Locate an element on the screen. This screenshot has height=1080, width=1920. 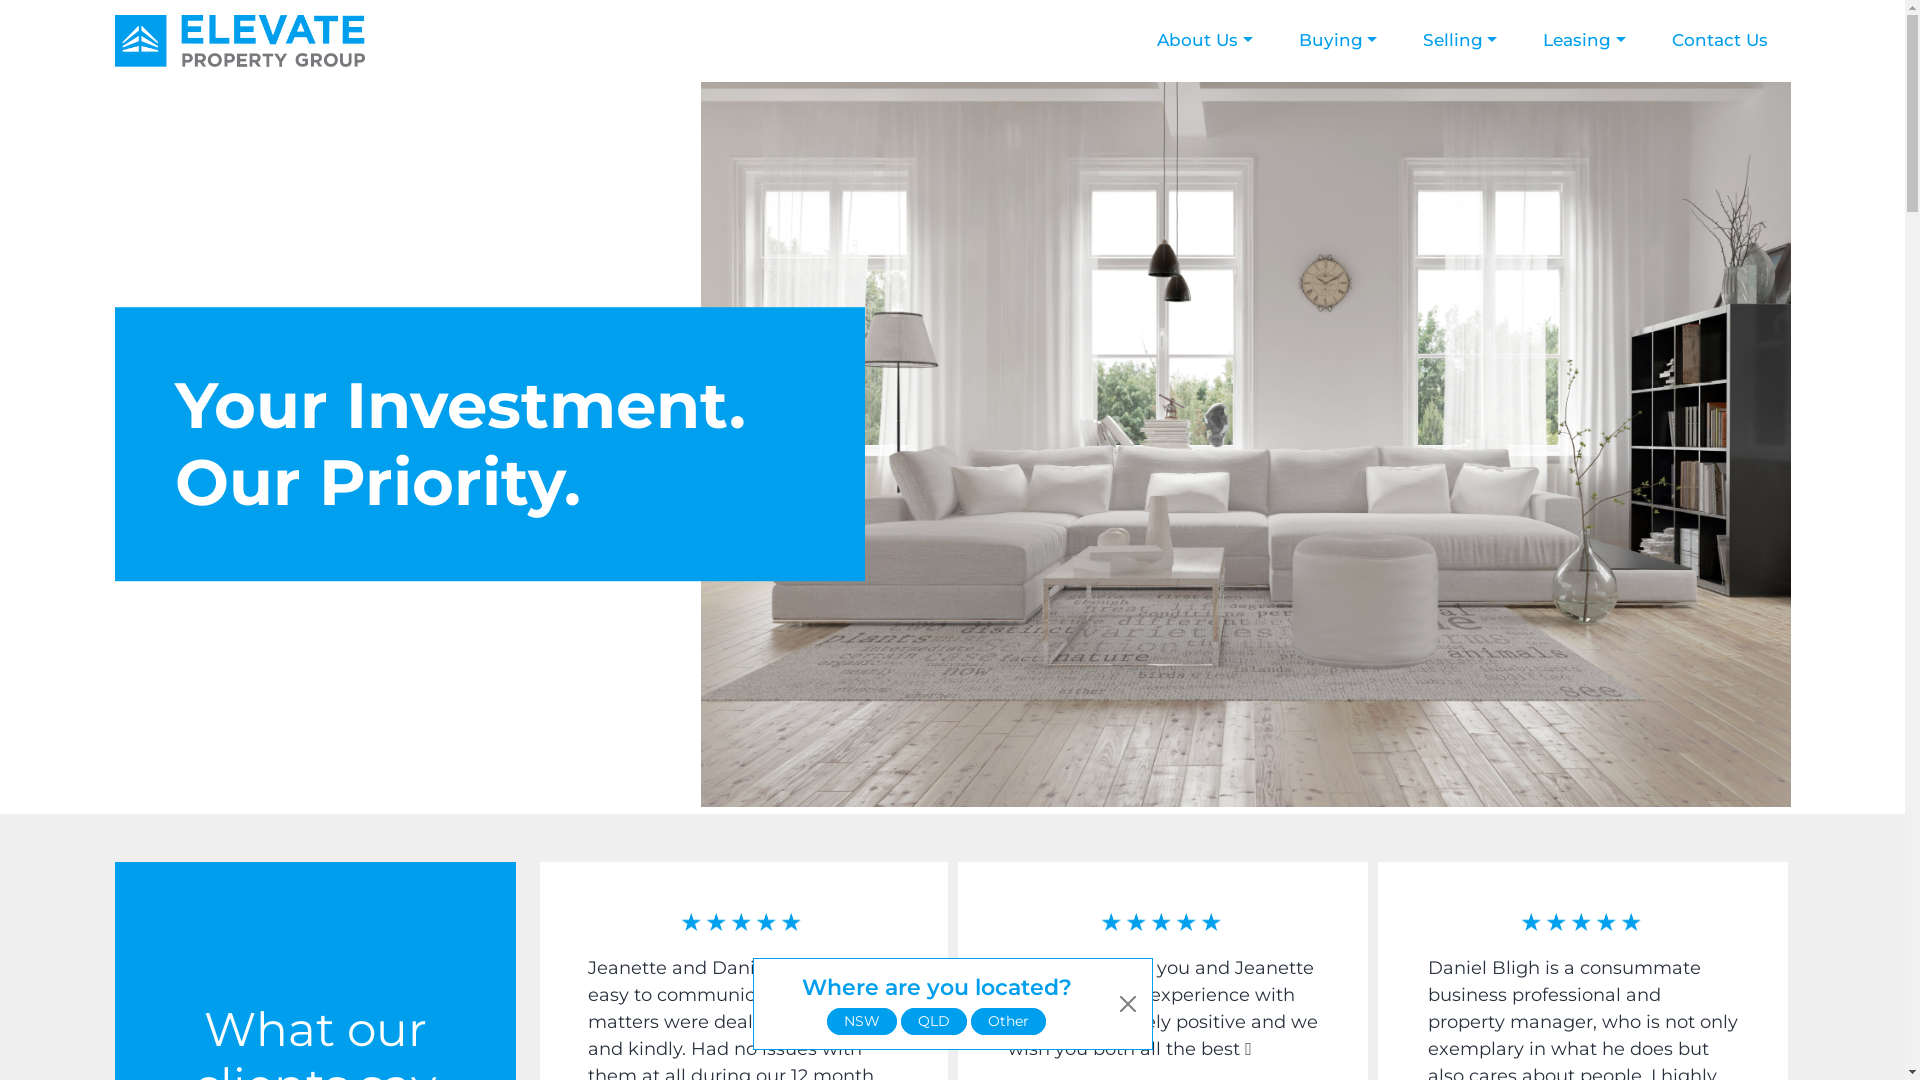
'NSW' is located at coordinates (862, 1021).